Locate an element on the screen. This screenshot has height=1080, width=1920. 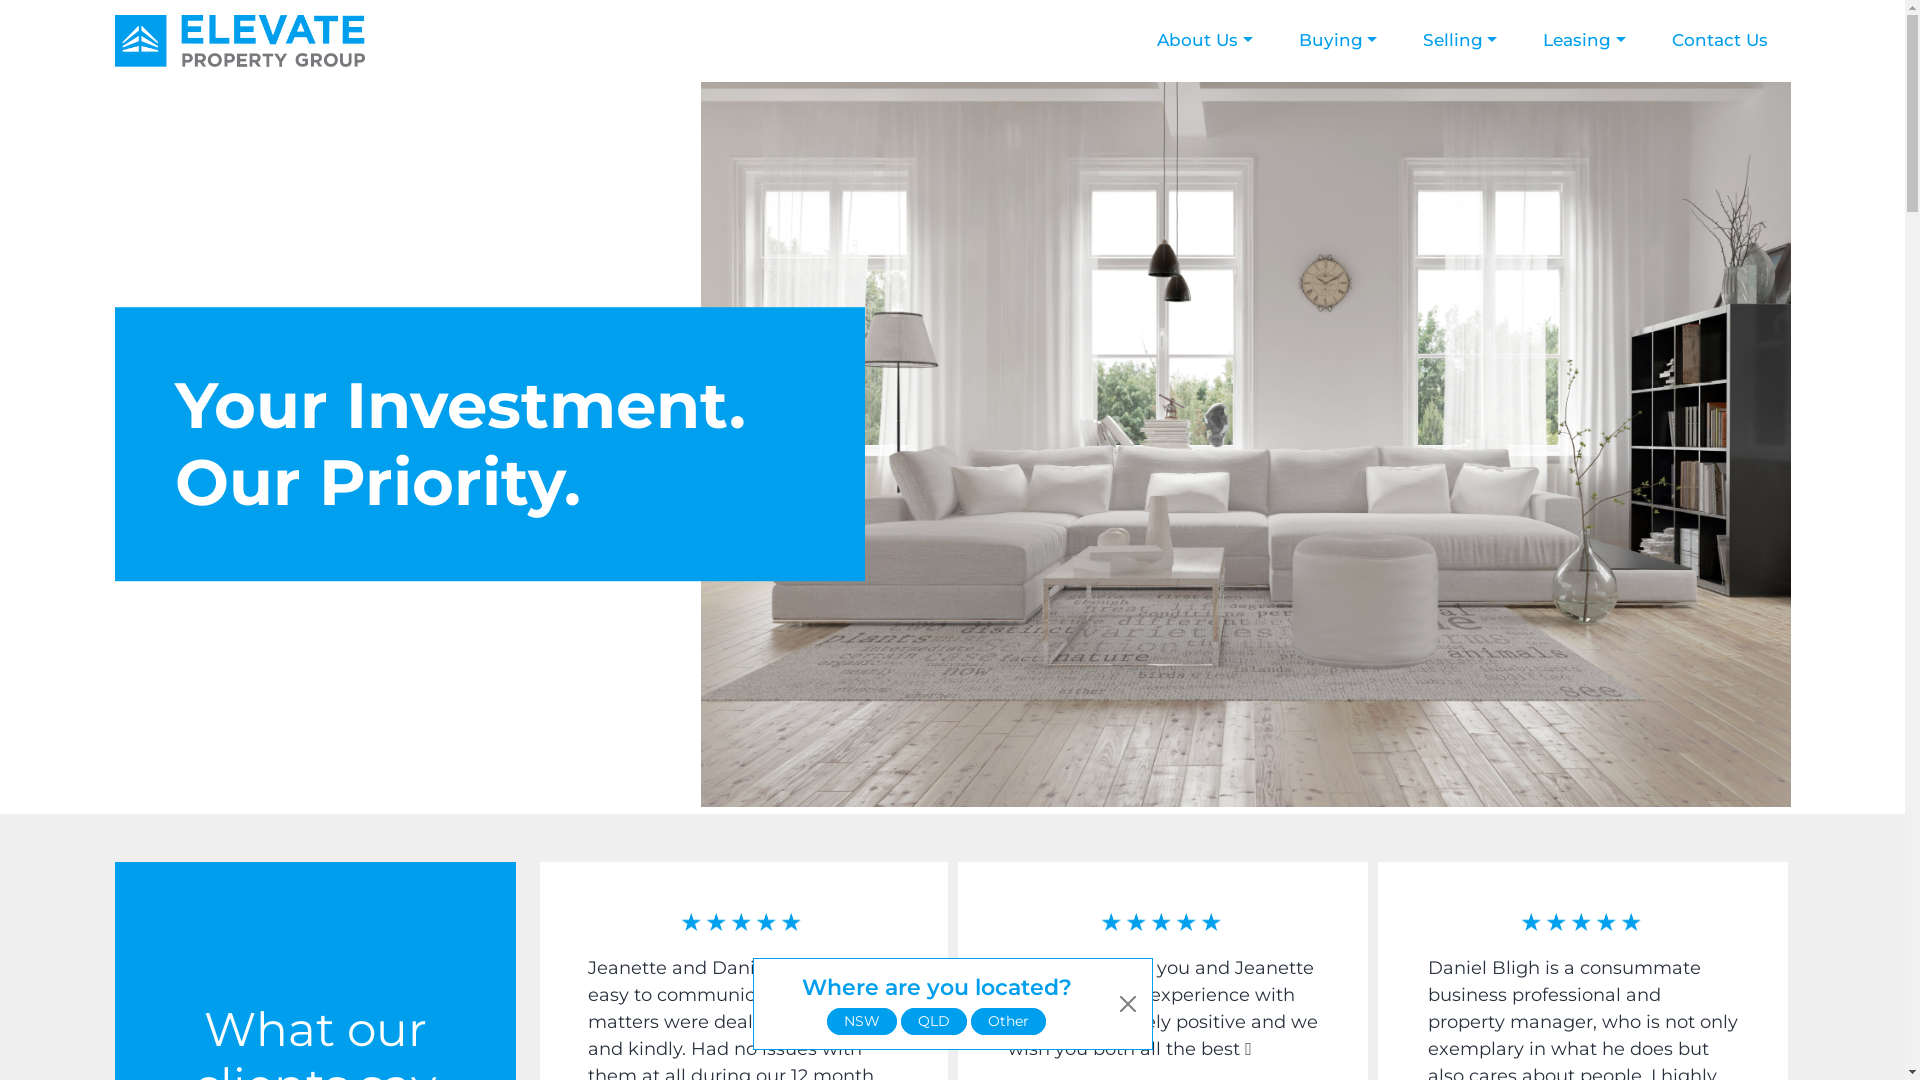
'NSW' is located at coordinates (862, 1021).